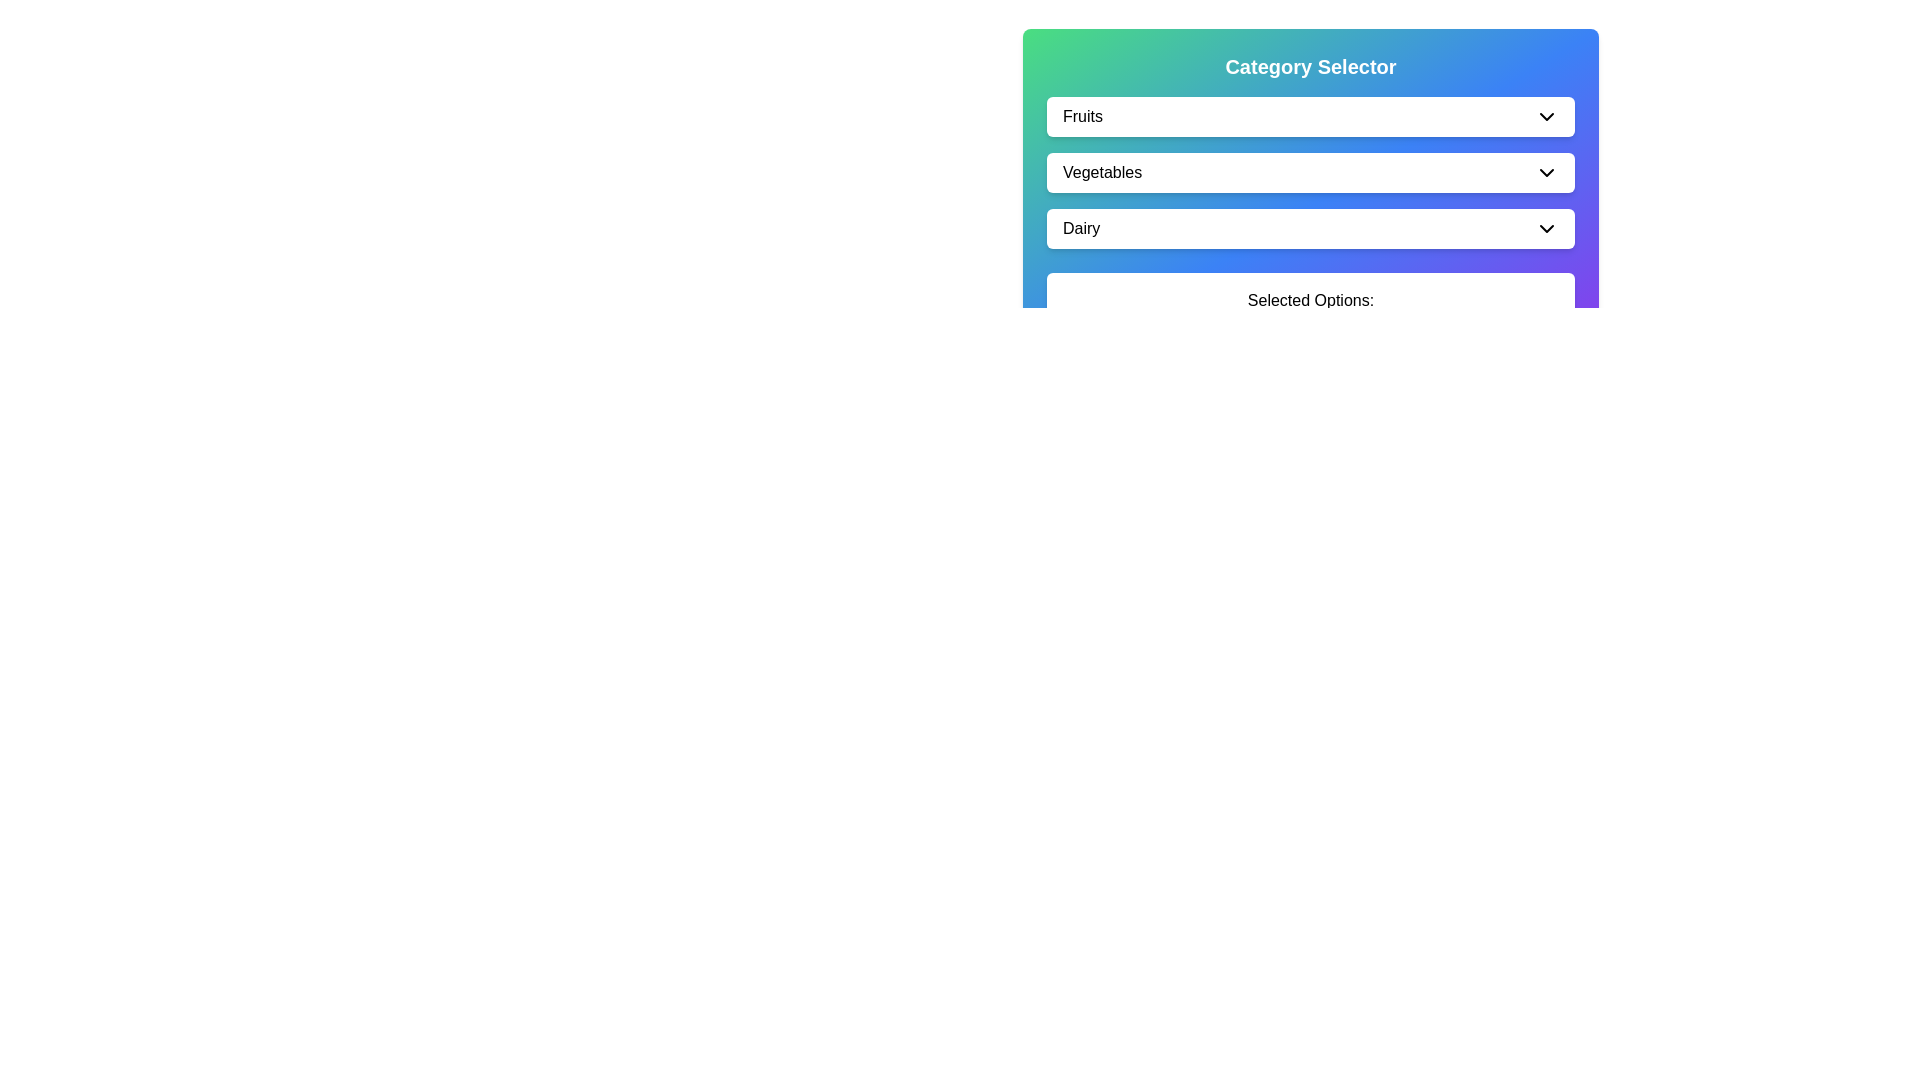  What do you see at coordinates (1310, 65) in the screenshot?
I see `the text heading 'Category Selector' which is styled with a bold, large font and positioned at the top of the content area within a gradient-colored background` at bounding box center [1310, 65].